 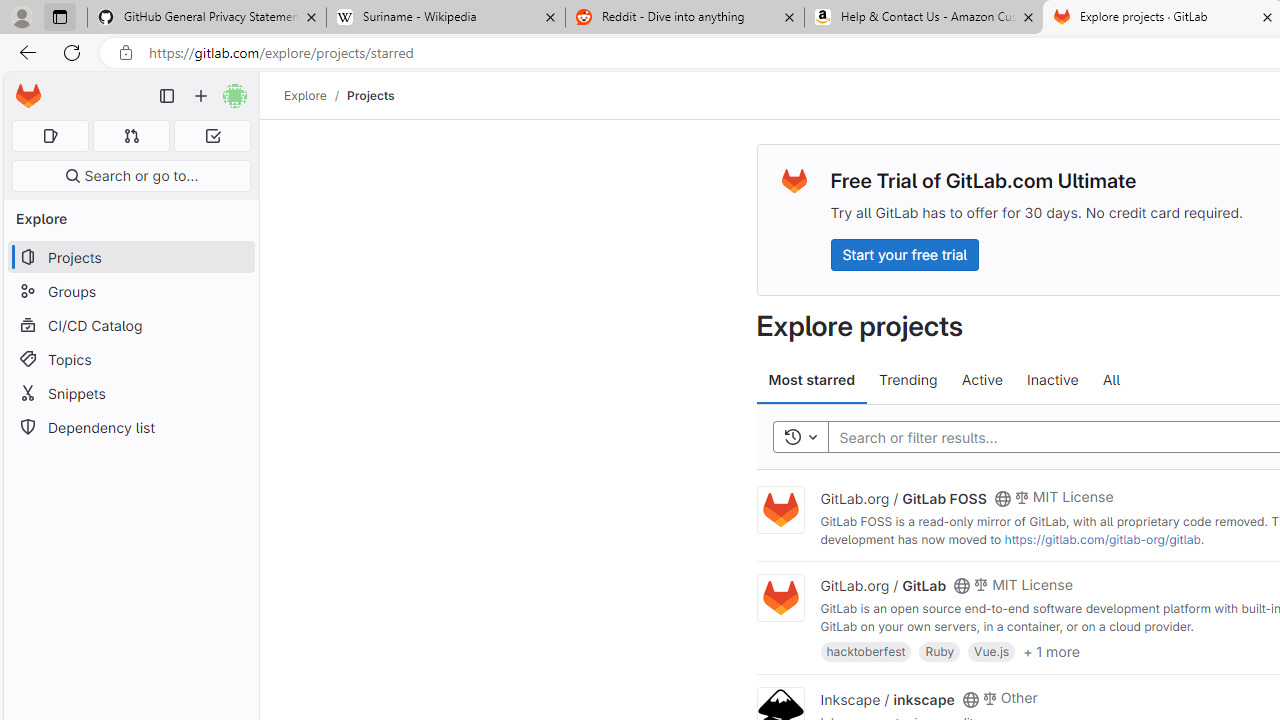 I want to click on 'Ruby', so click(x=939, y=651).